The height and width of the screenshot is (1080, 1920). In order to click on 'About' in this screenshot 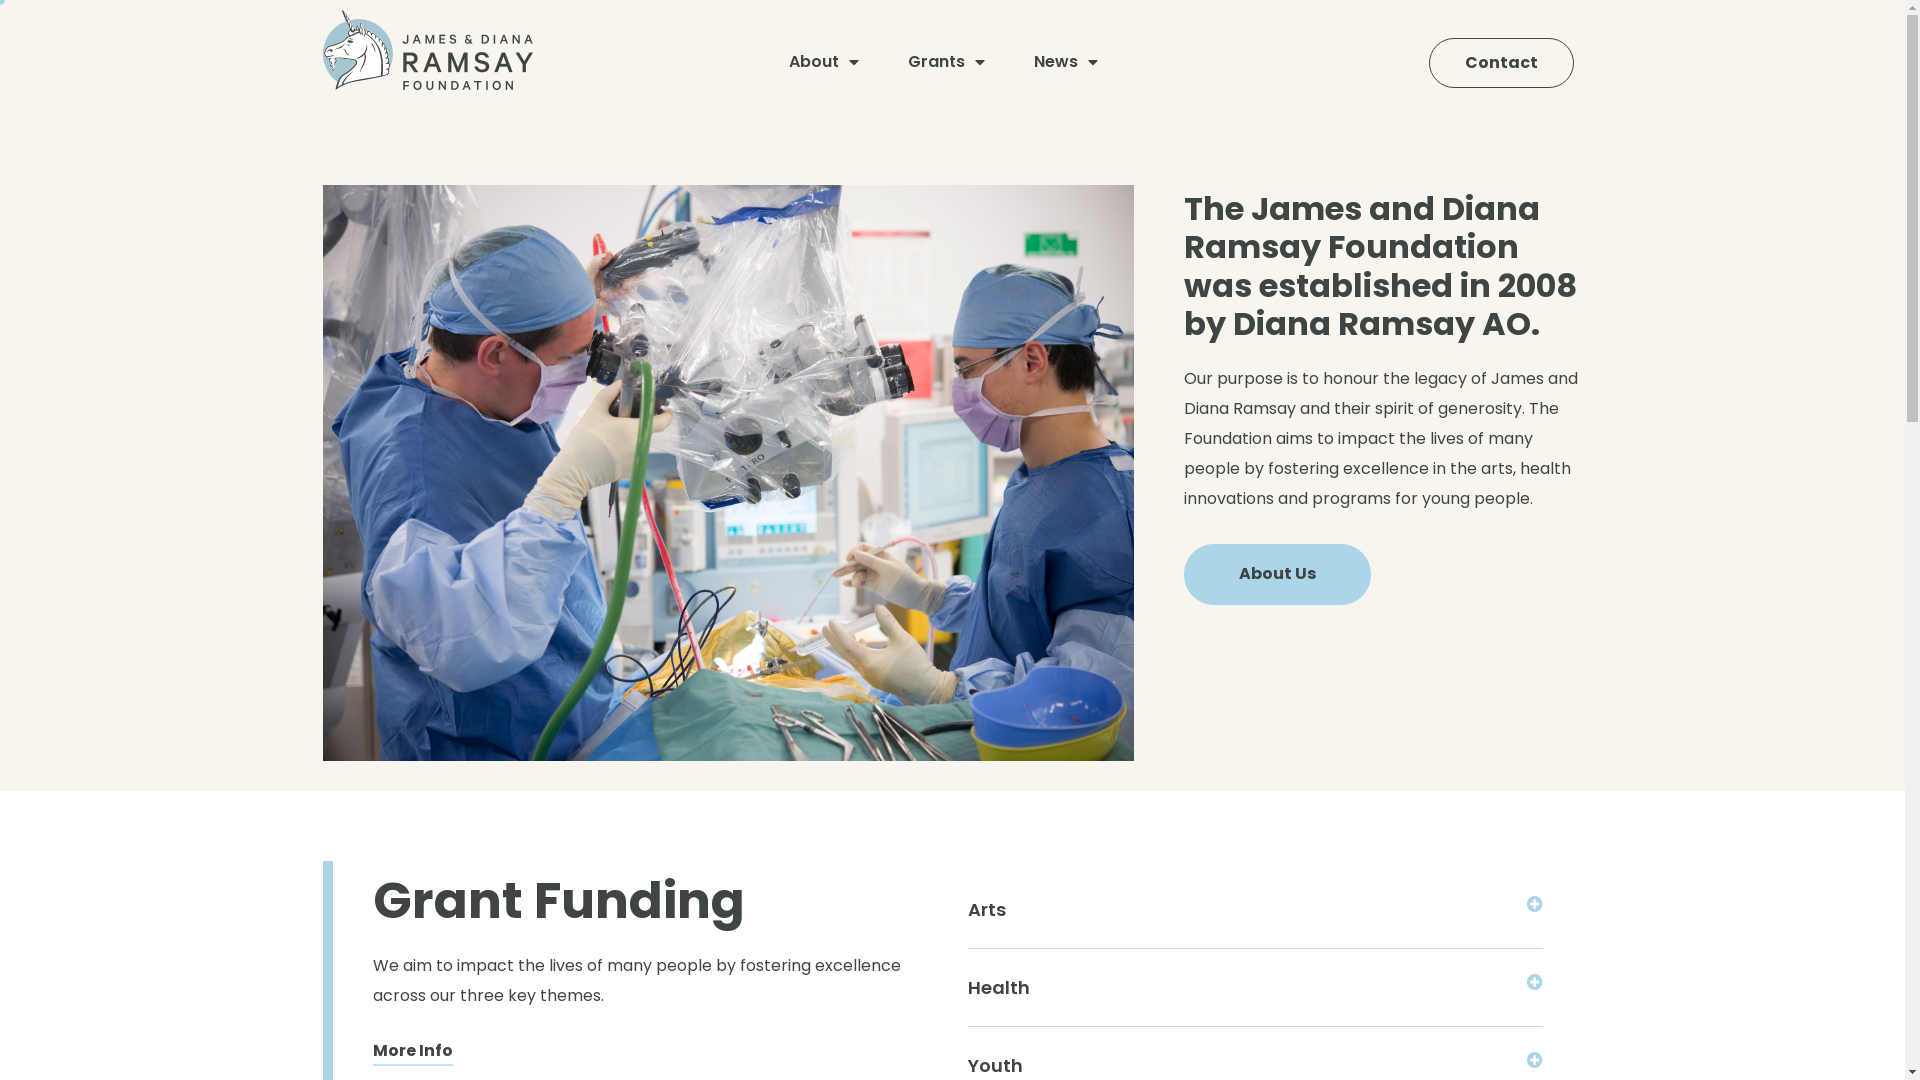, I will do `click(787, 60)`.